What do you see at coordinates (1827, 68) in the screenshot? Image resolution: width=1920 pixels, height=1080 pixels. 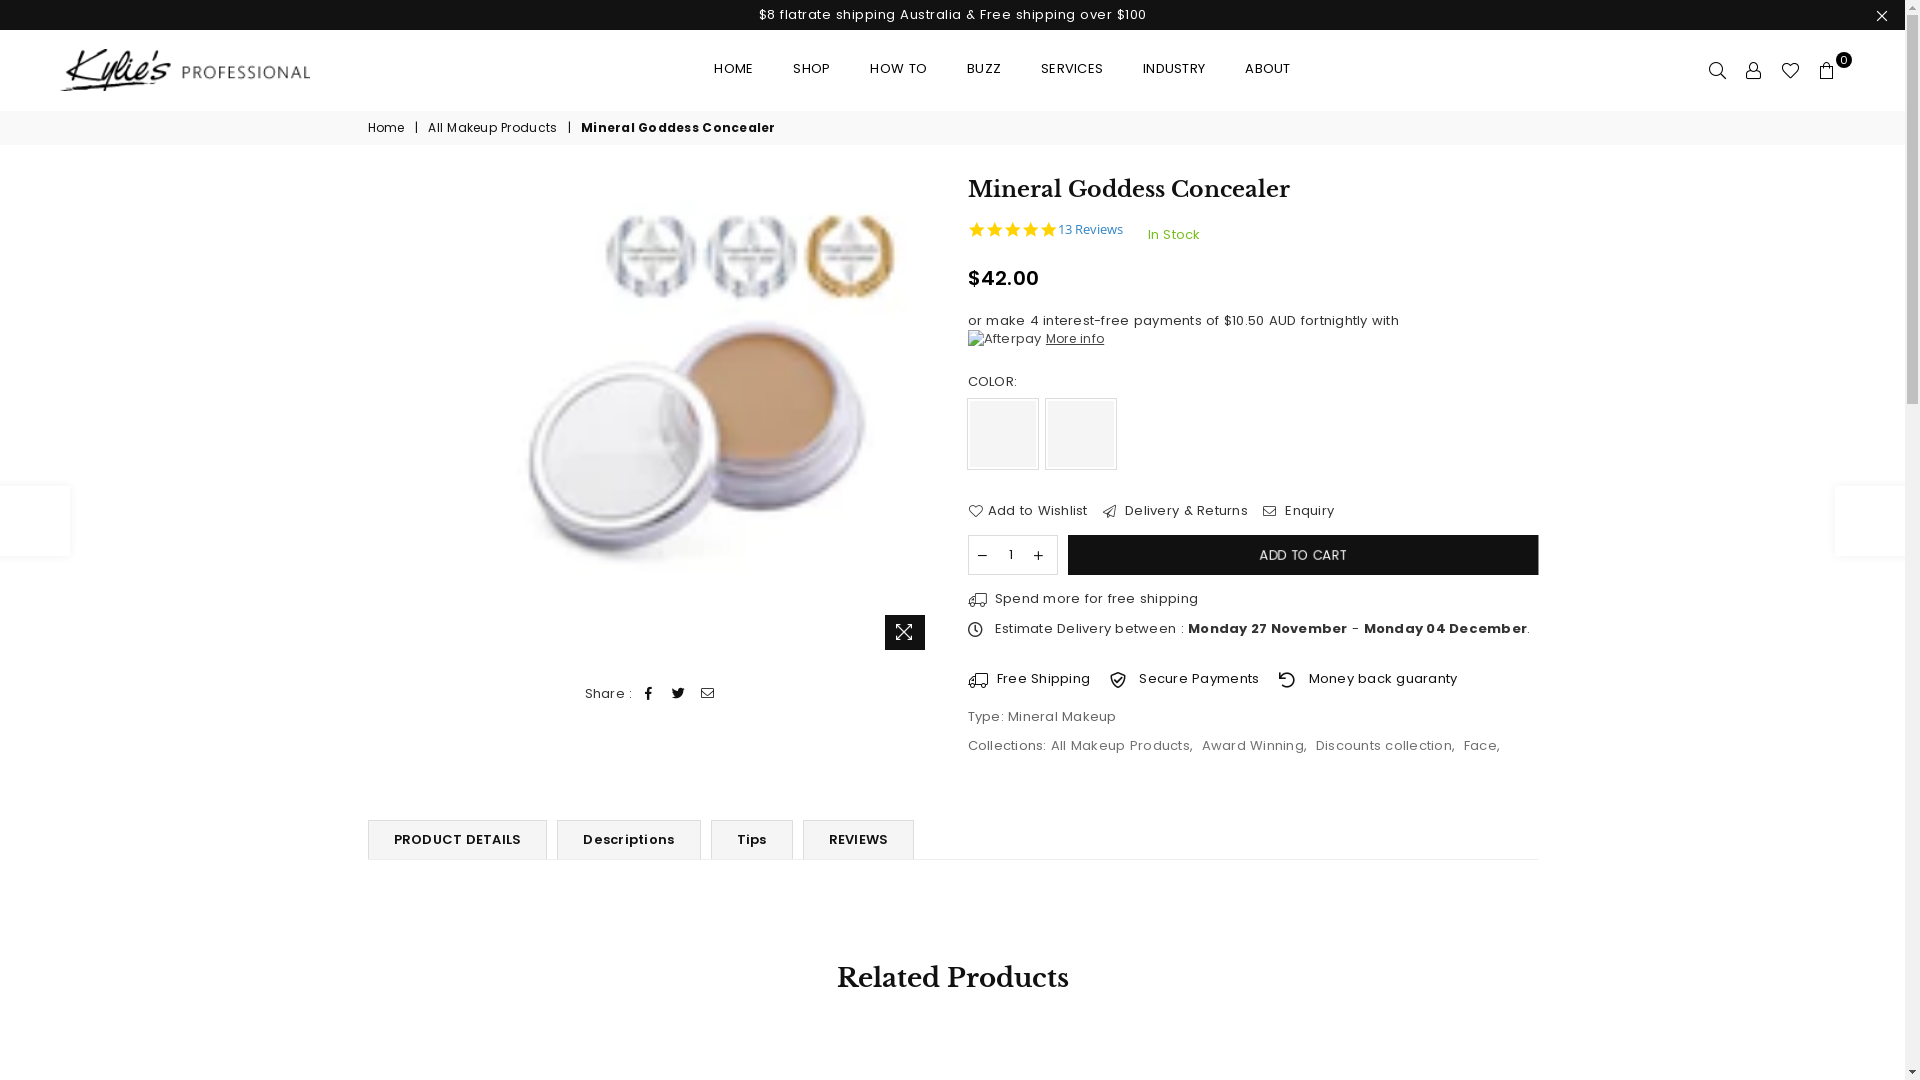 I see `'0'` at bounding box center [1827, 68].